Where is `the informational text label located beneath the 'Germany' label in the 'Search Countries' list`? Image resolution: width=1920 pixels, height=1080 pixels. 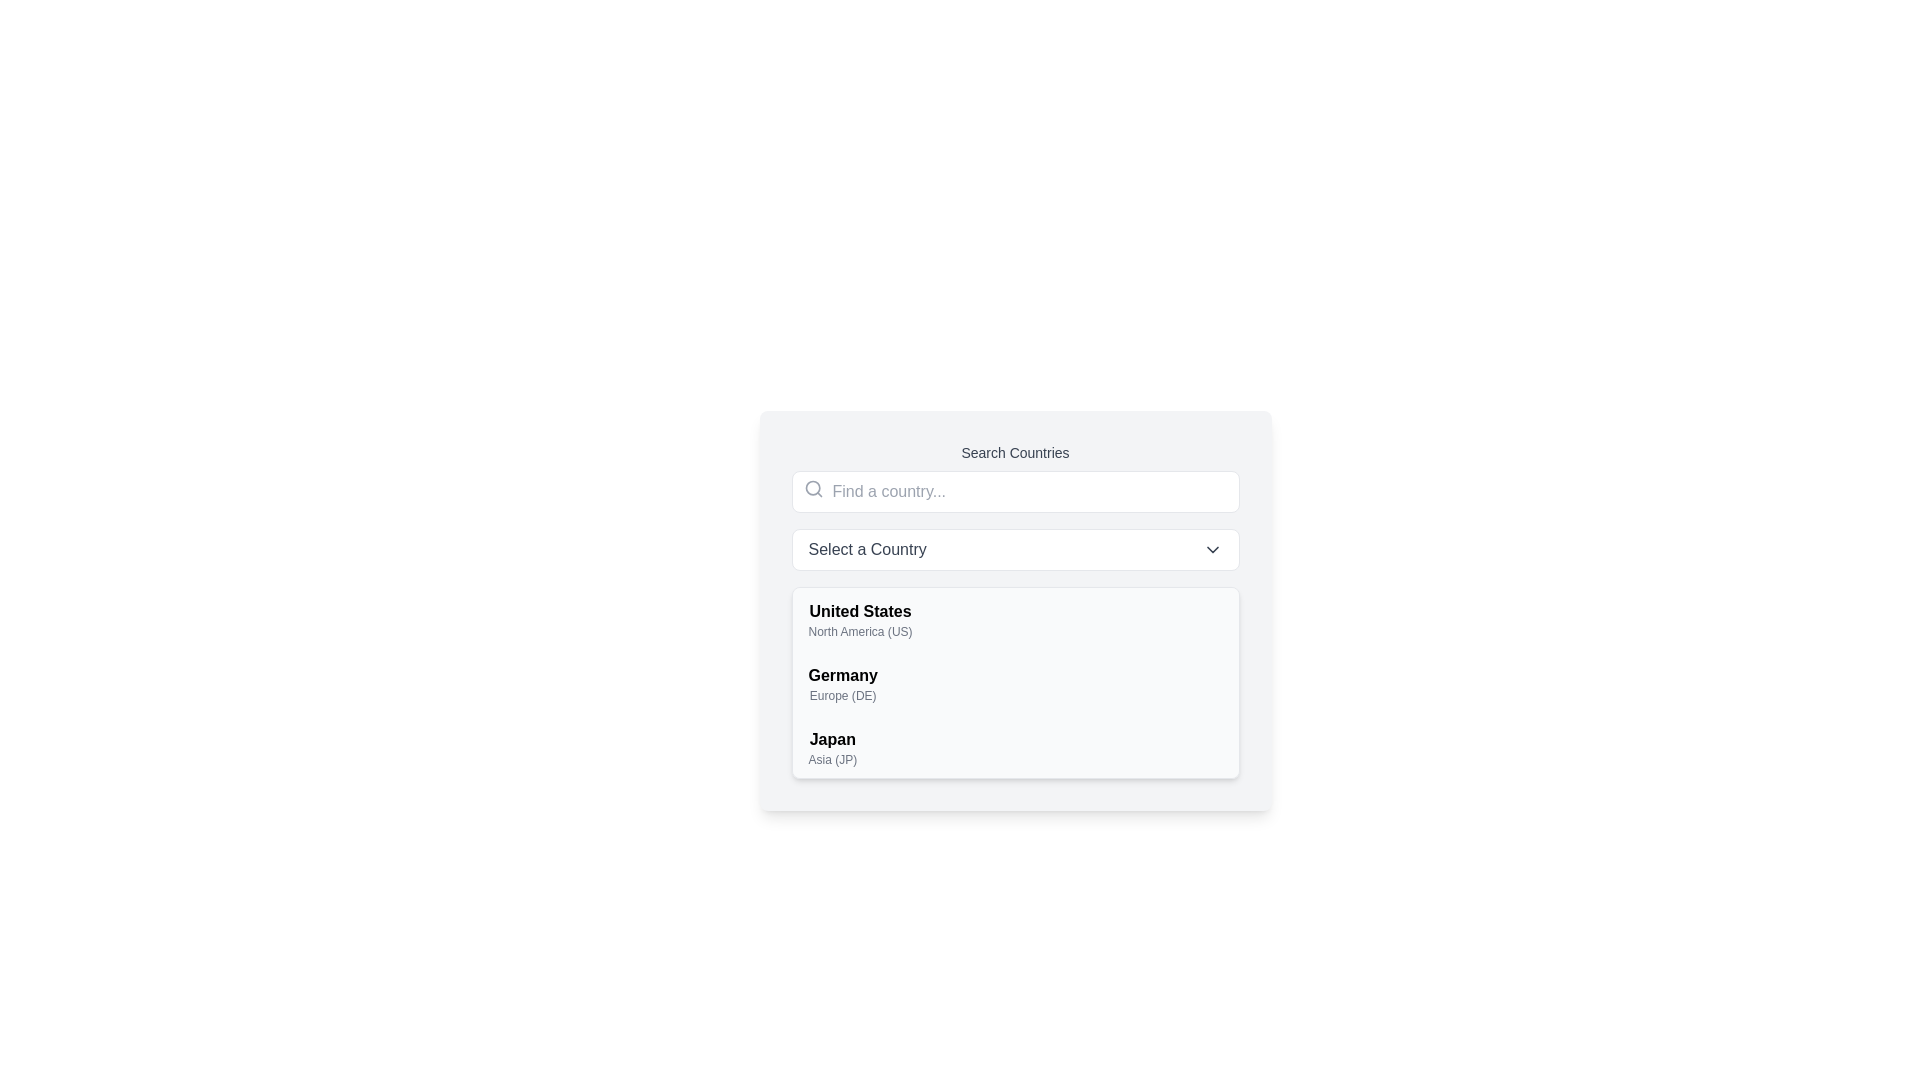 the informational text label located beneath the 'Germany' label in the 'Search Countries' list is located at coordinates (843, 694).